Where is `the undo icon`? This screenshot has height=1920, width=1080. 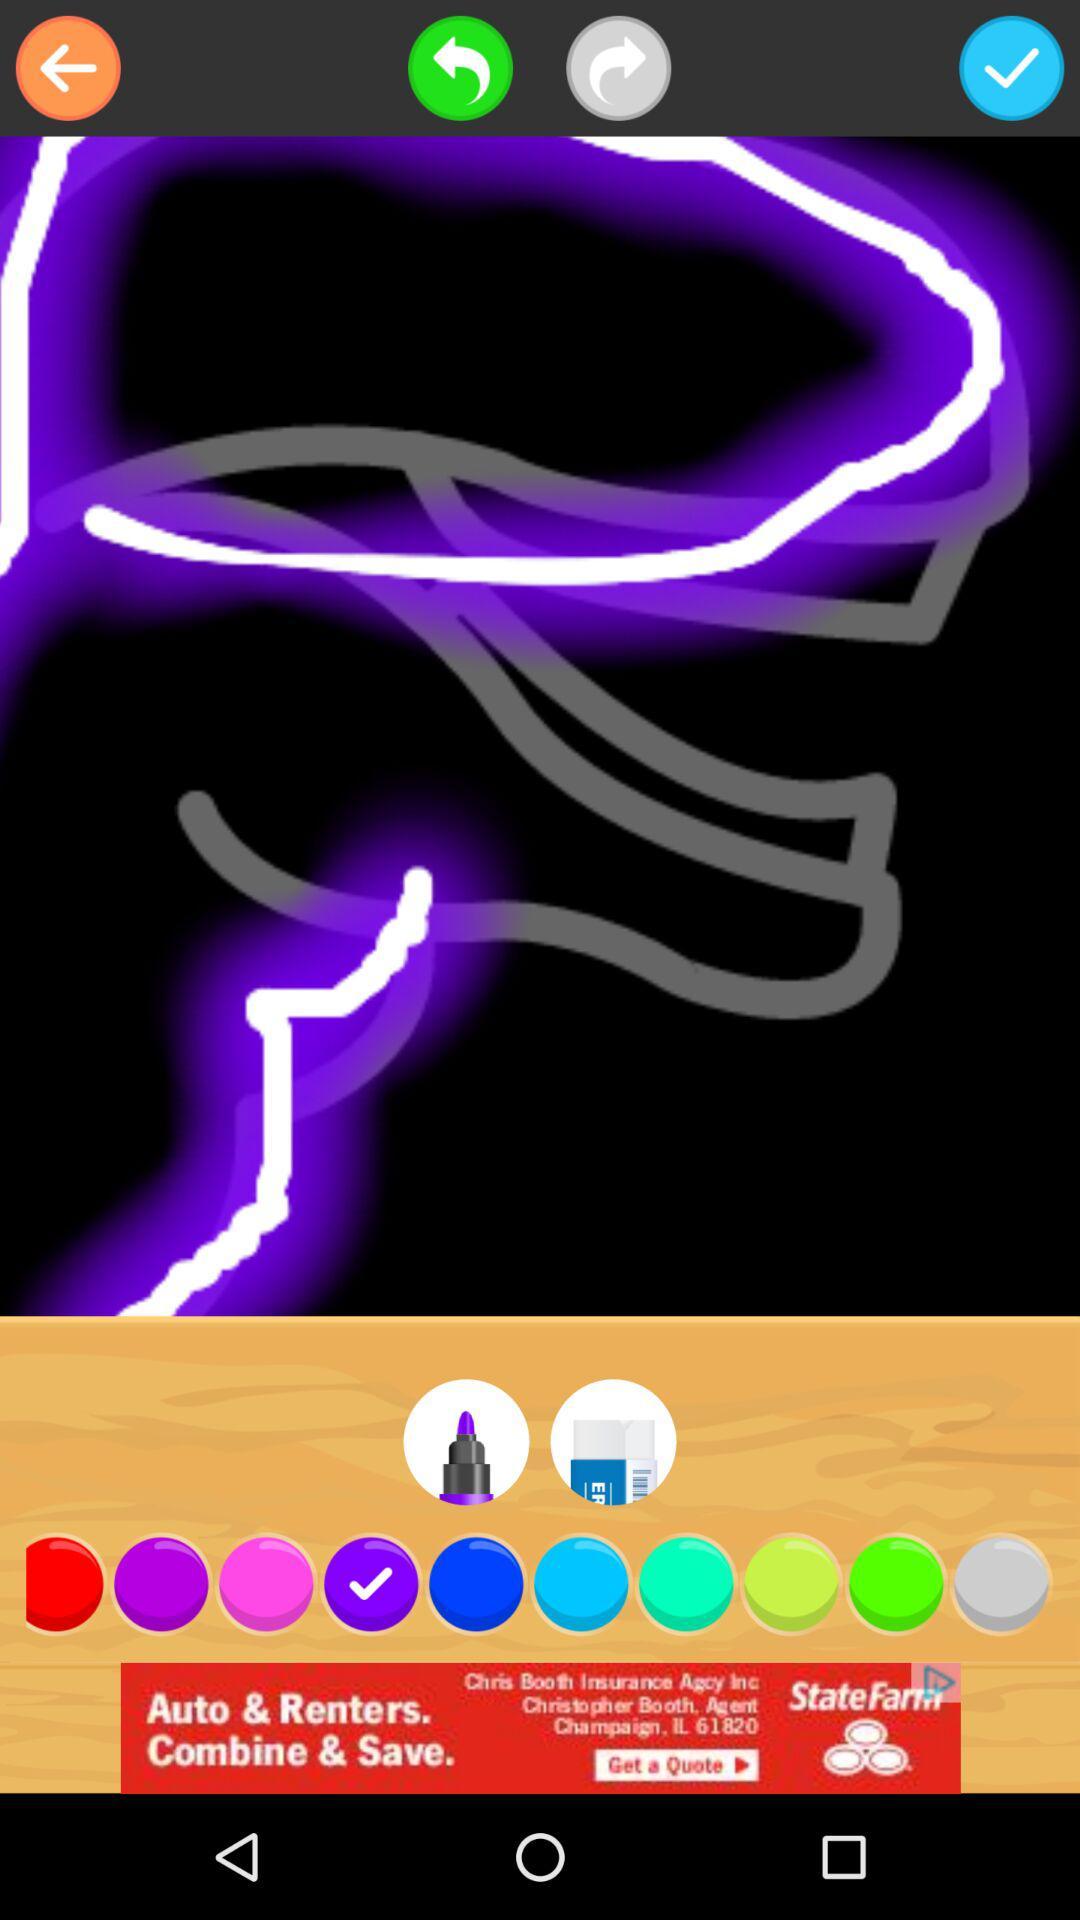 the undo icon is located at coordinates (460, 68).